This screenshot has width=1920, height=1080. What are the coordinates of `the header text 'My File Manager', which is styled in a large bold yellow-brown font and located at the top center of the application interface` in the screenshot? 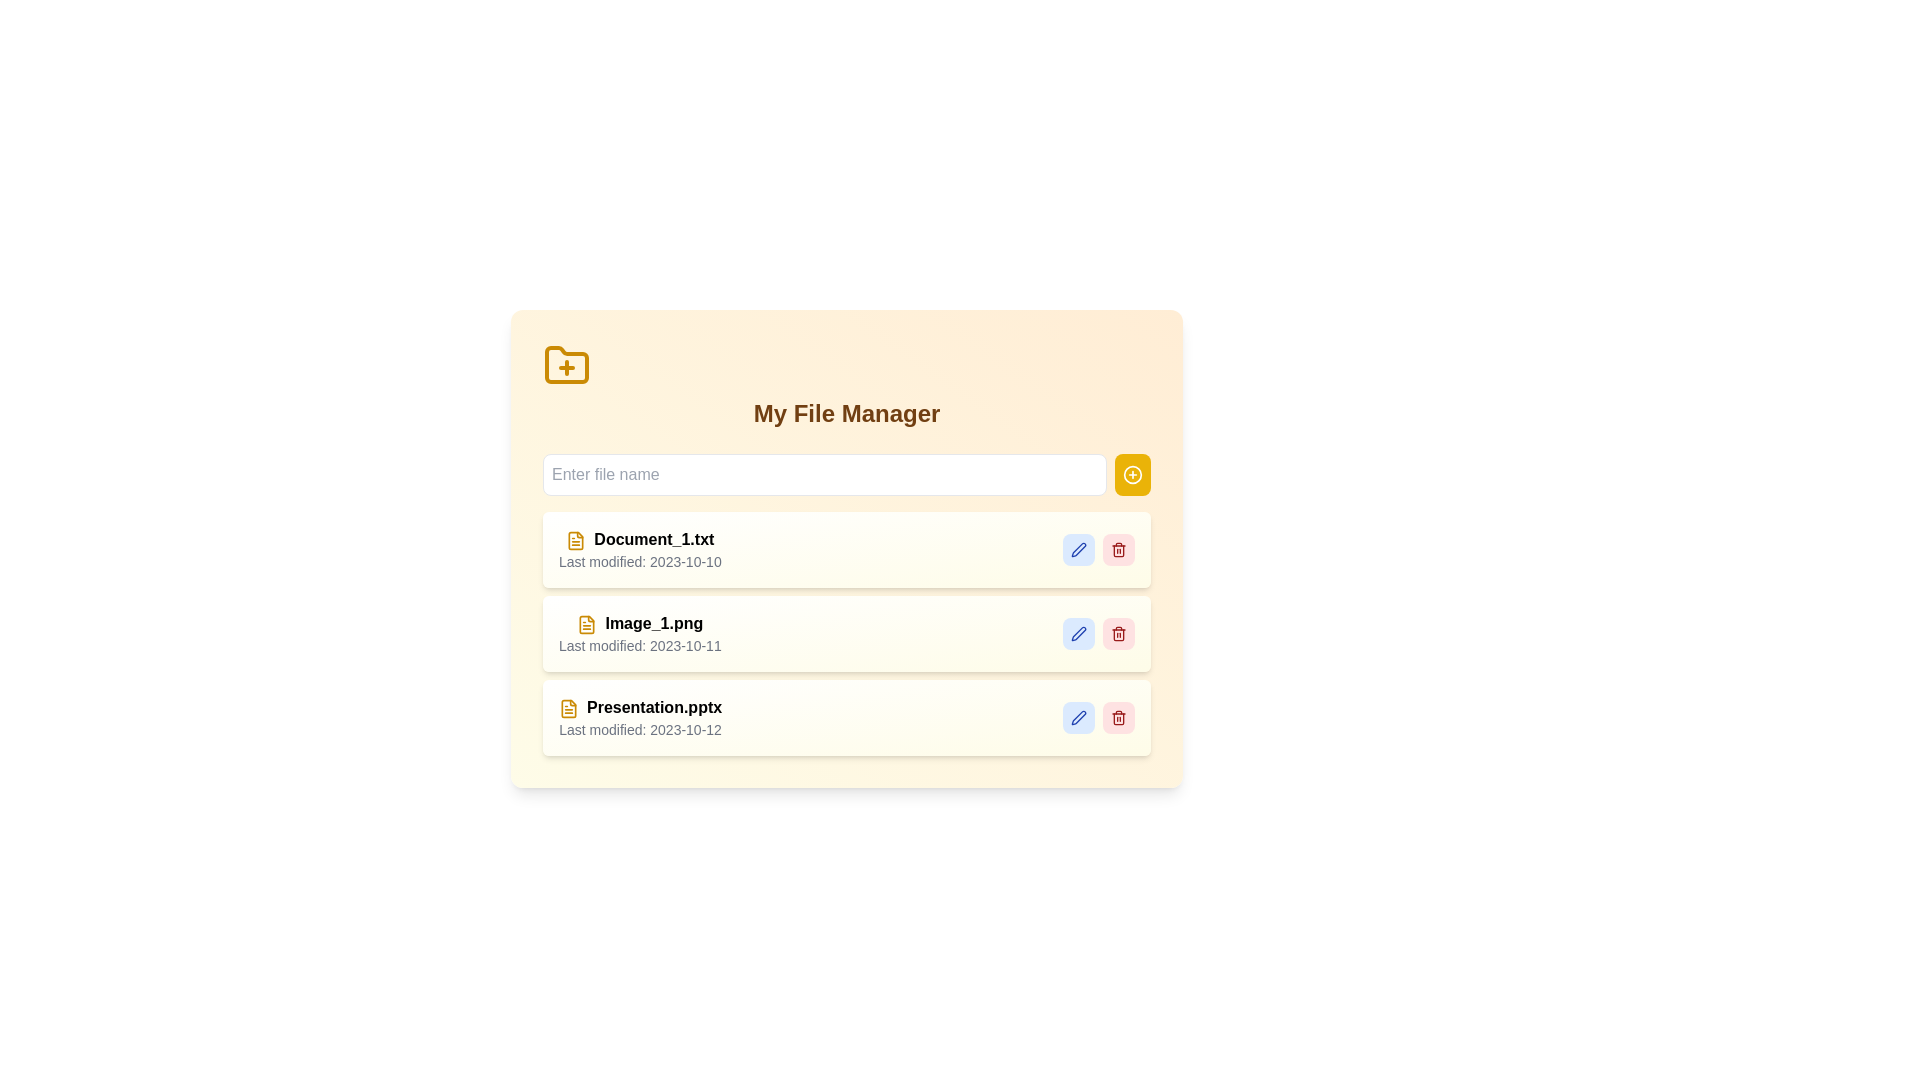 It's located at (846, 412).